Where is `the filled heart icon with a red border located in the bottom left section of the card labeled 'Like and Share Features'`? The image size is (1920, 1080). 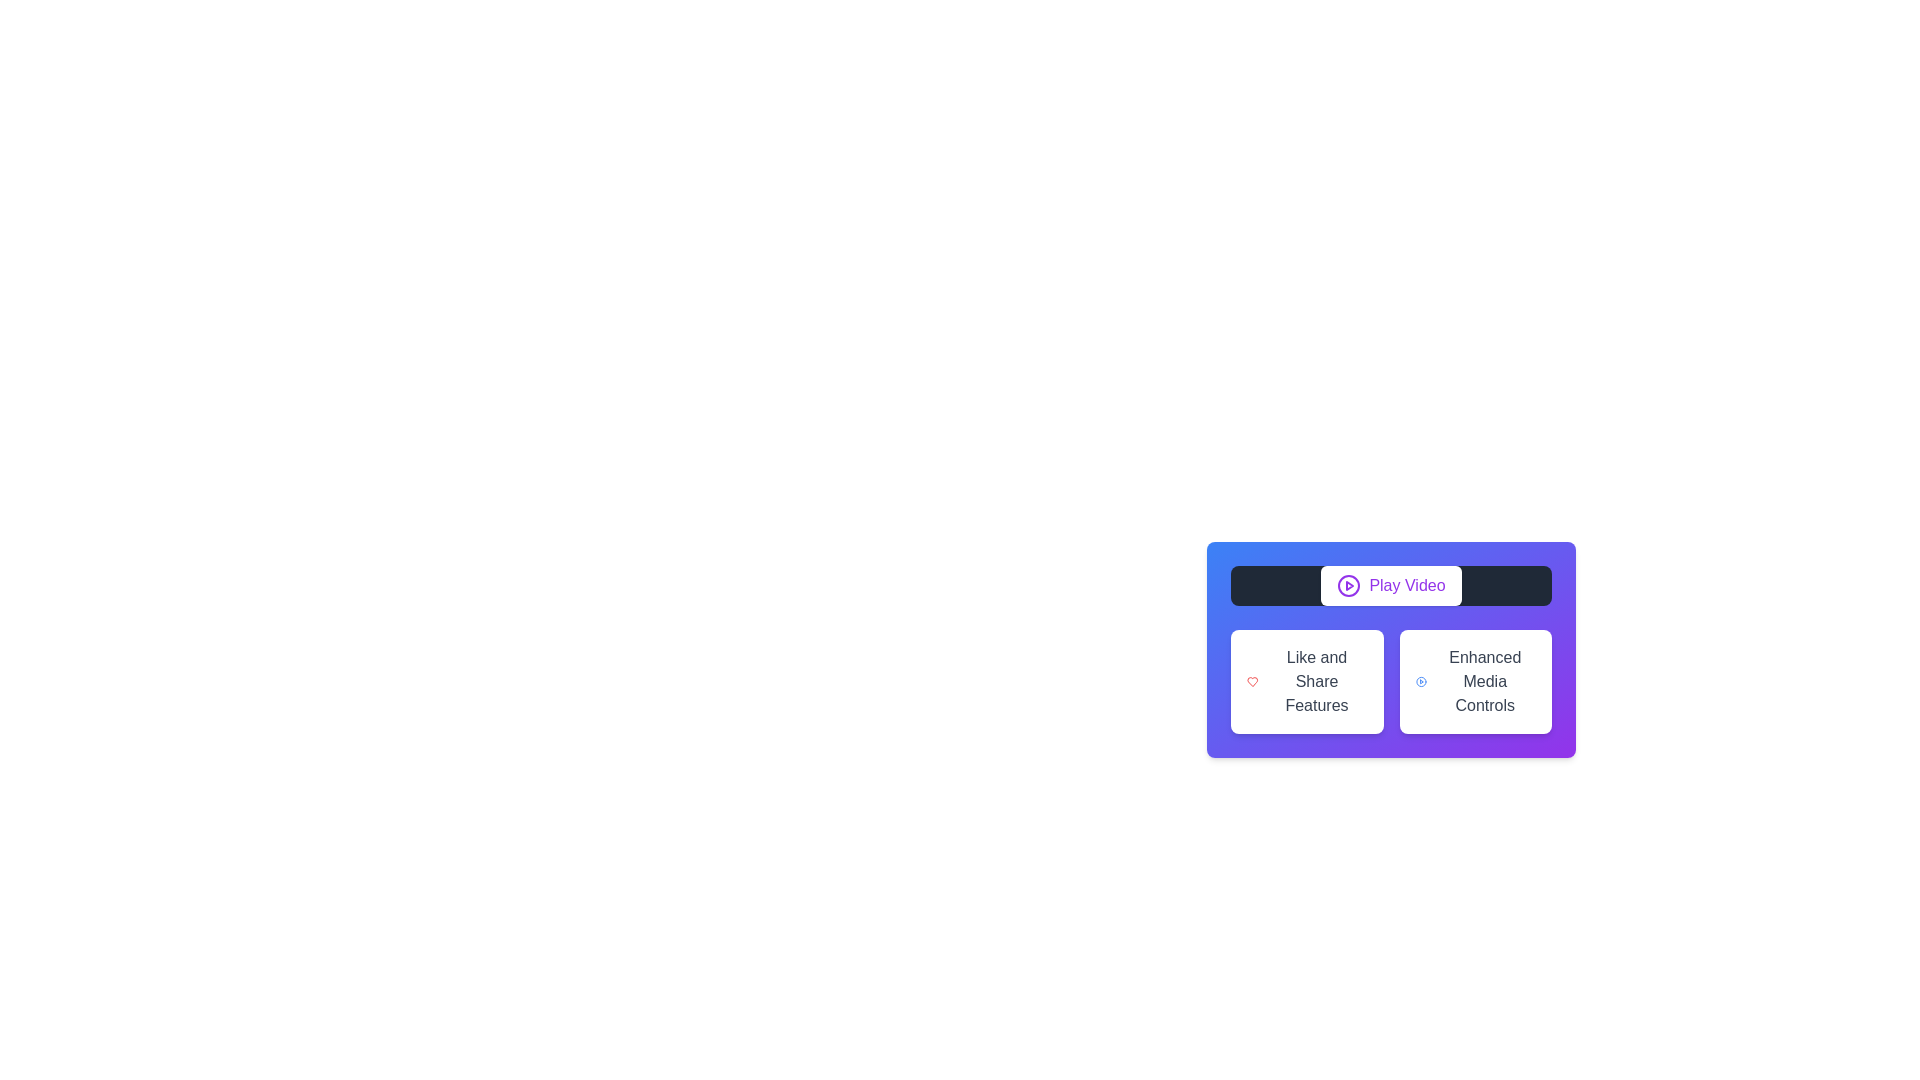
the filled heart icon with a red border located in the bottom left section of the card labeled 'Like and Share Features' is located at coordinates (1251, 681).